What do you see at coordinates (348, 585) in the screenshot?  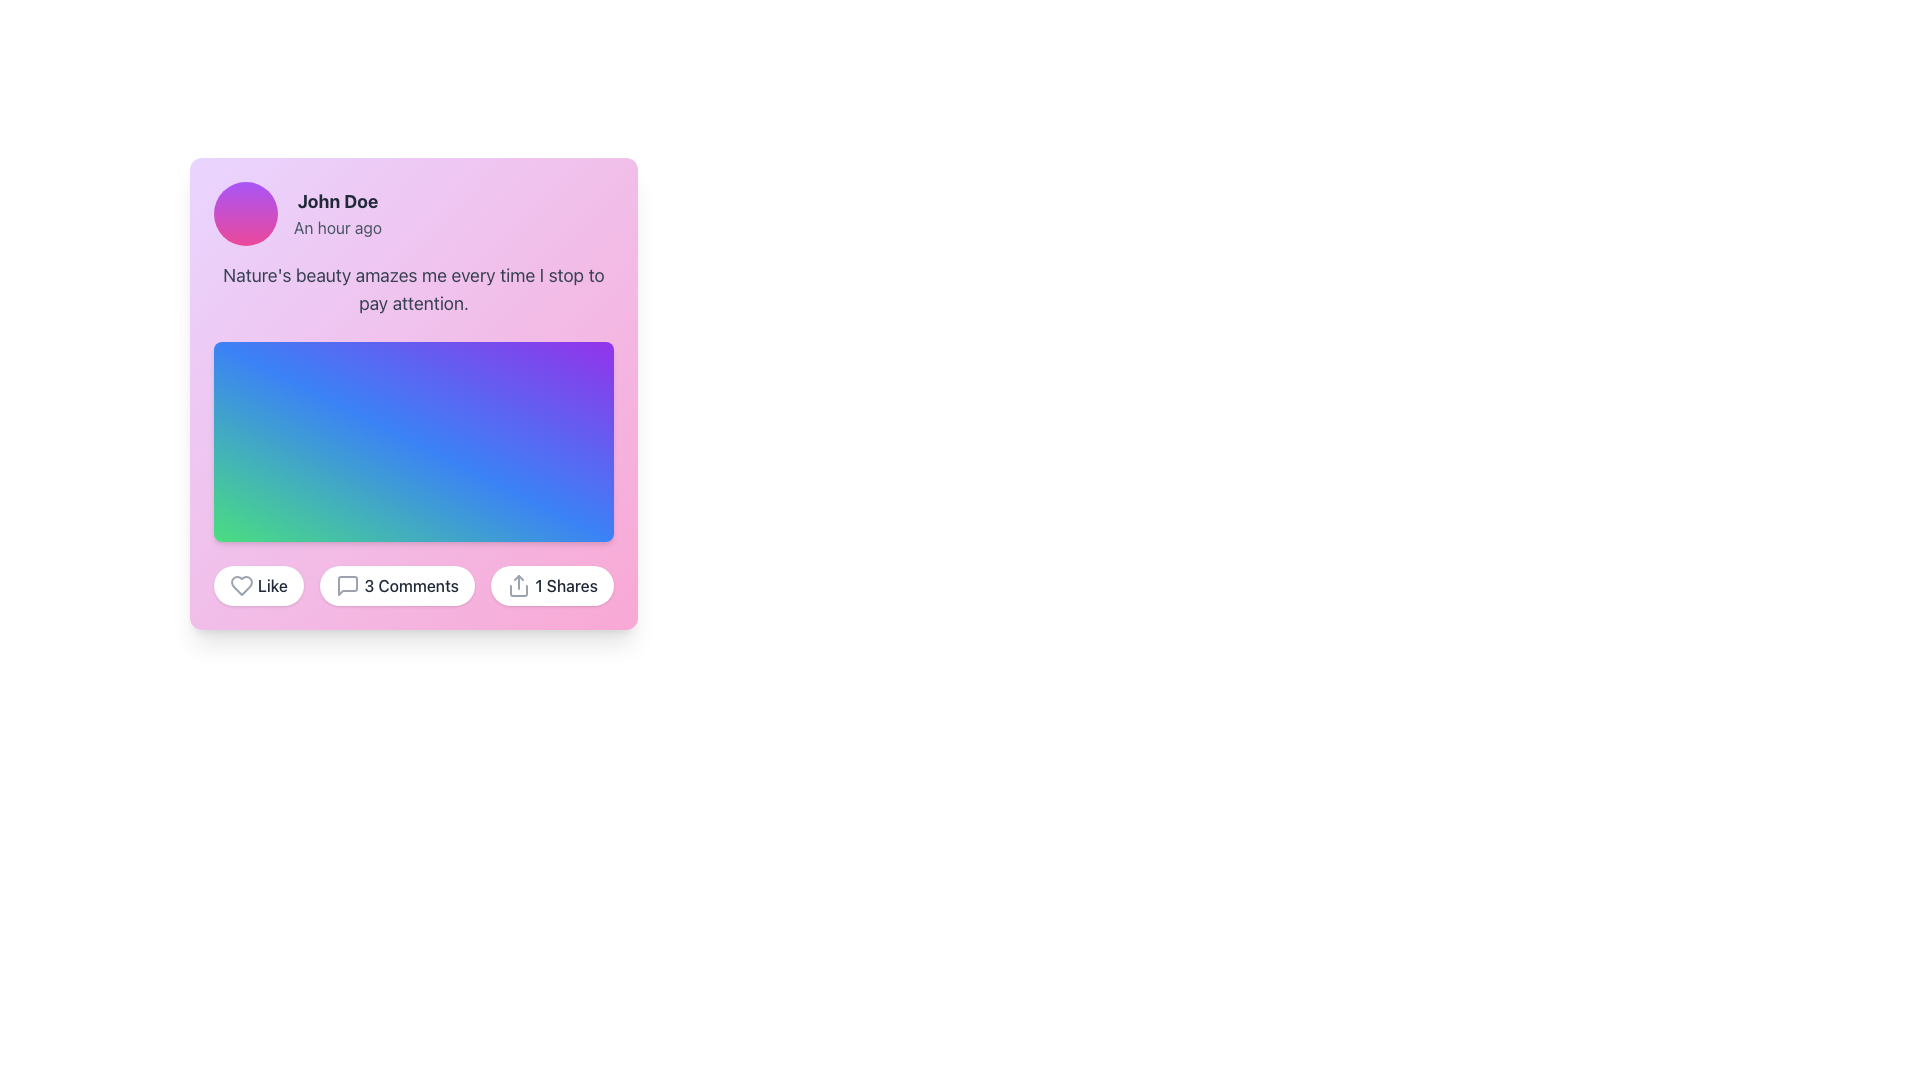 I see `the speech bubble icon in the action control bar labeled '3 Comments' located under a post` at bounding box center [348, 585].